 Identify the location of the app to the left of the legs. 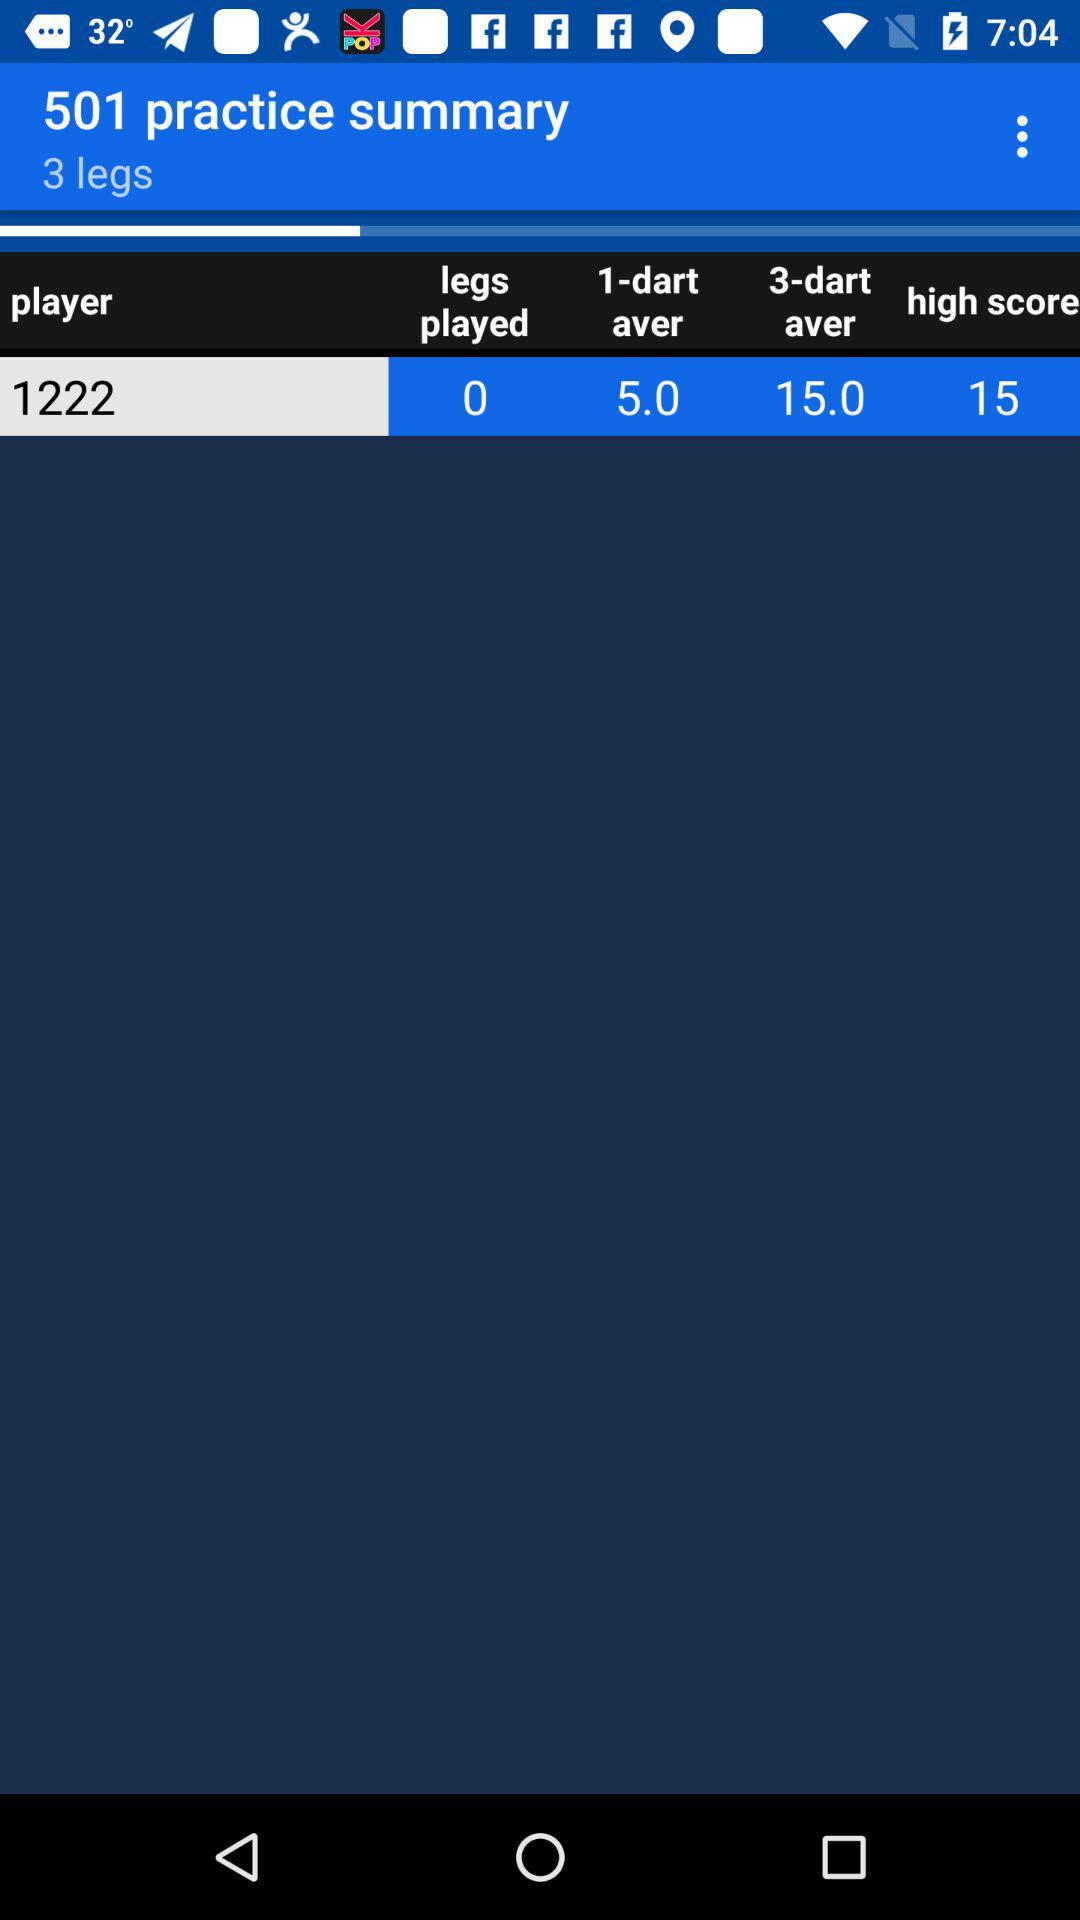
(166, 396).